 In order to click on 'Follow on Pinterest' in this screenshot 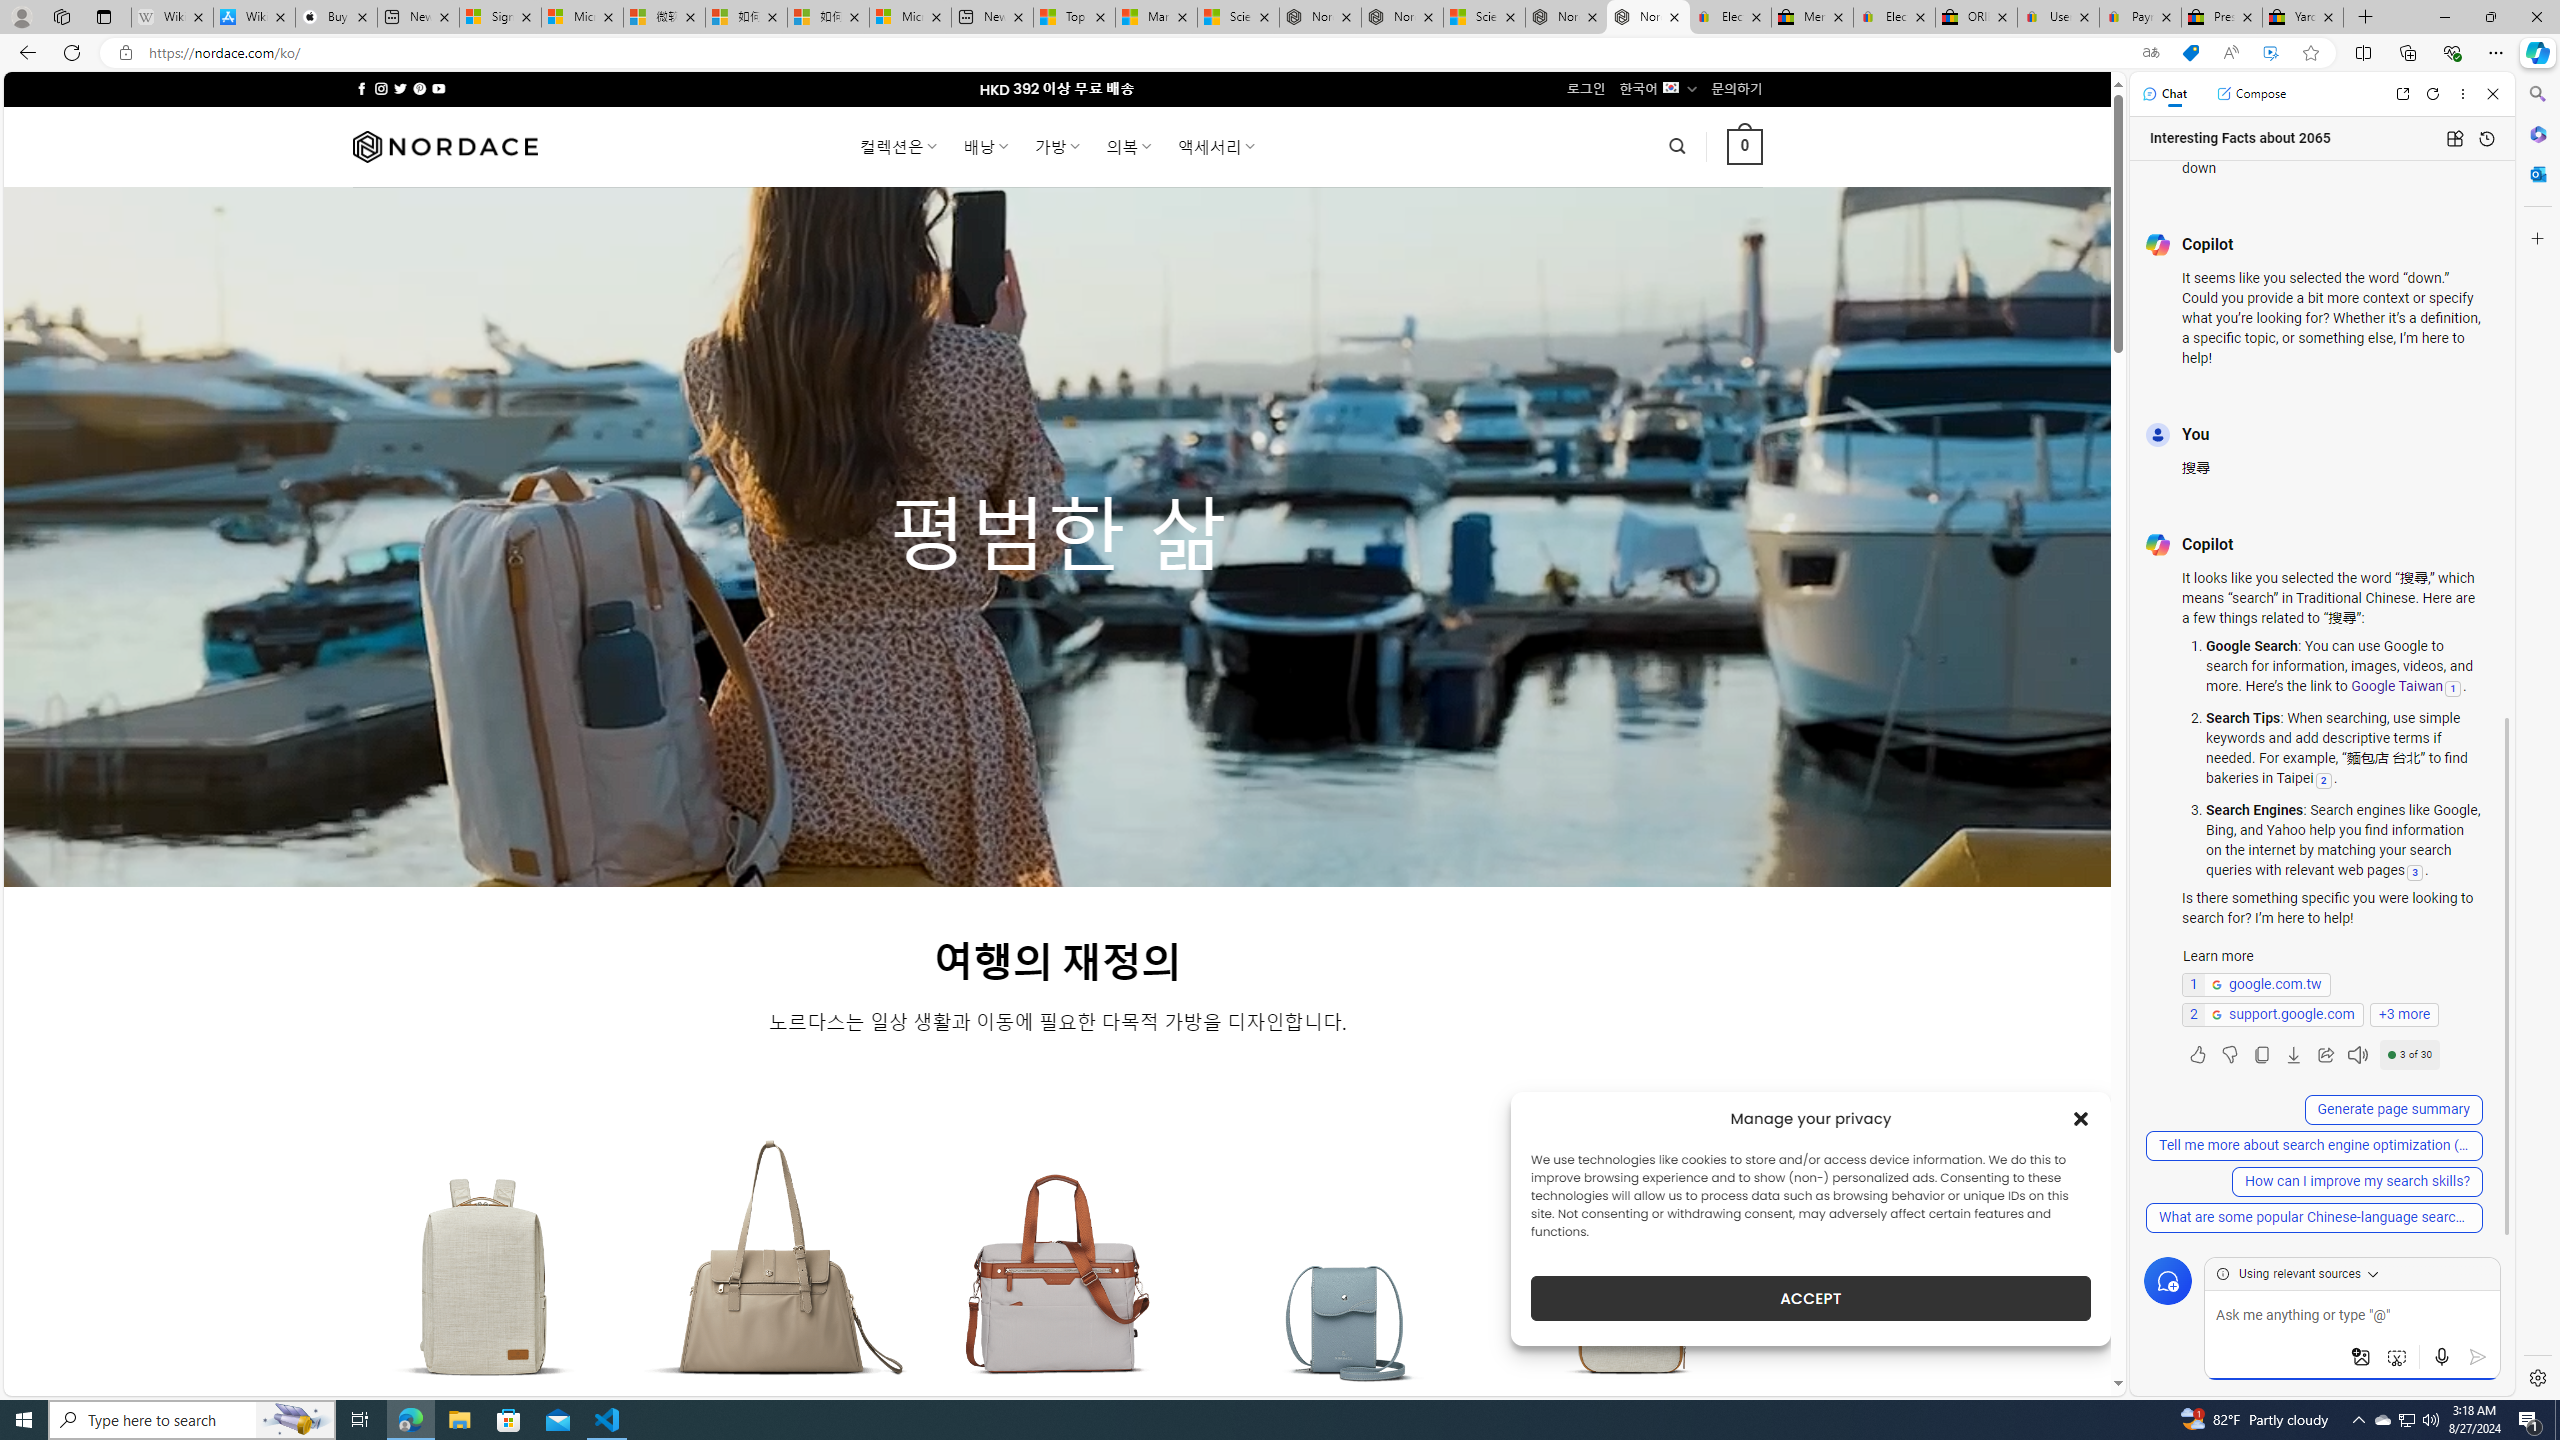, I will do `click(417, 88)`.